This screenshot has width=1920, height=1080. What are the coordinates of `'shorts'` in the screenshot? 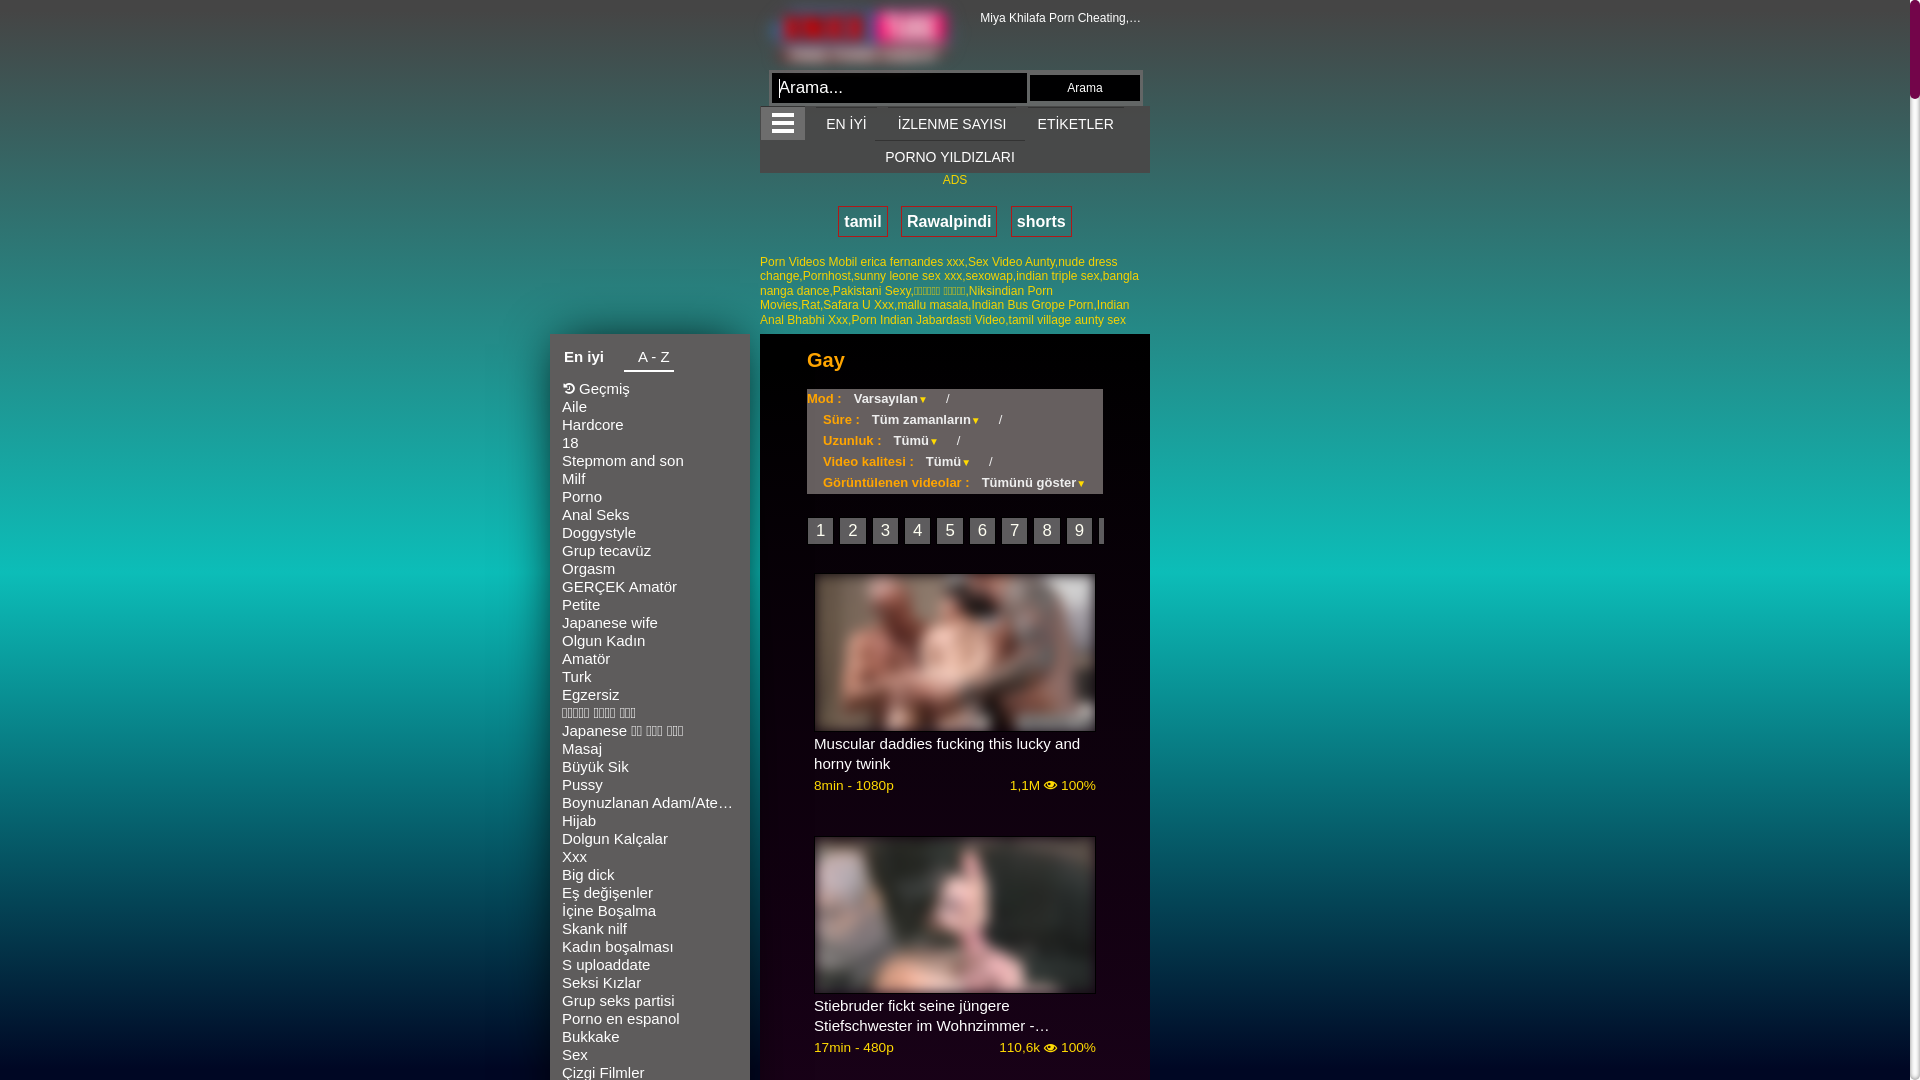 It's located at (1040, 221).